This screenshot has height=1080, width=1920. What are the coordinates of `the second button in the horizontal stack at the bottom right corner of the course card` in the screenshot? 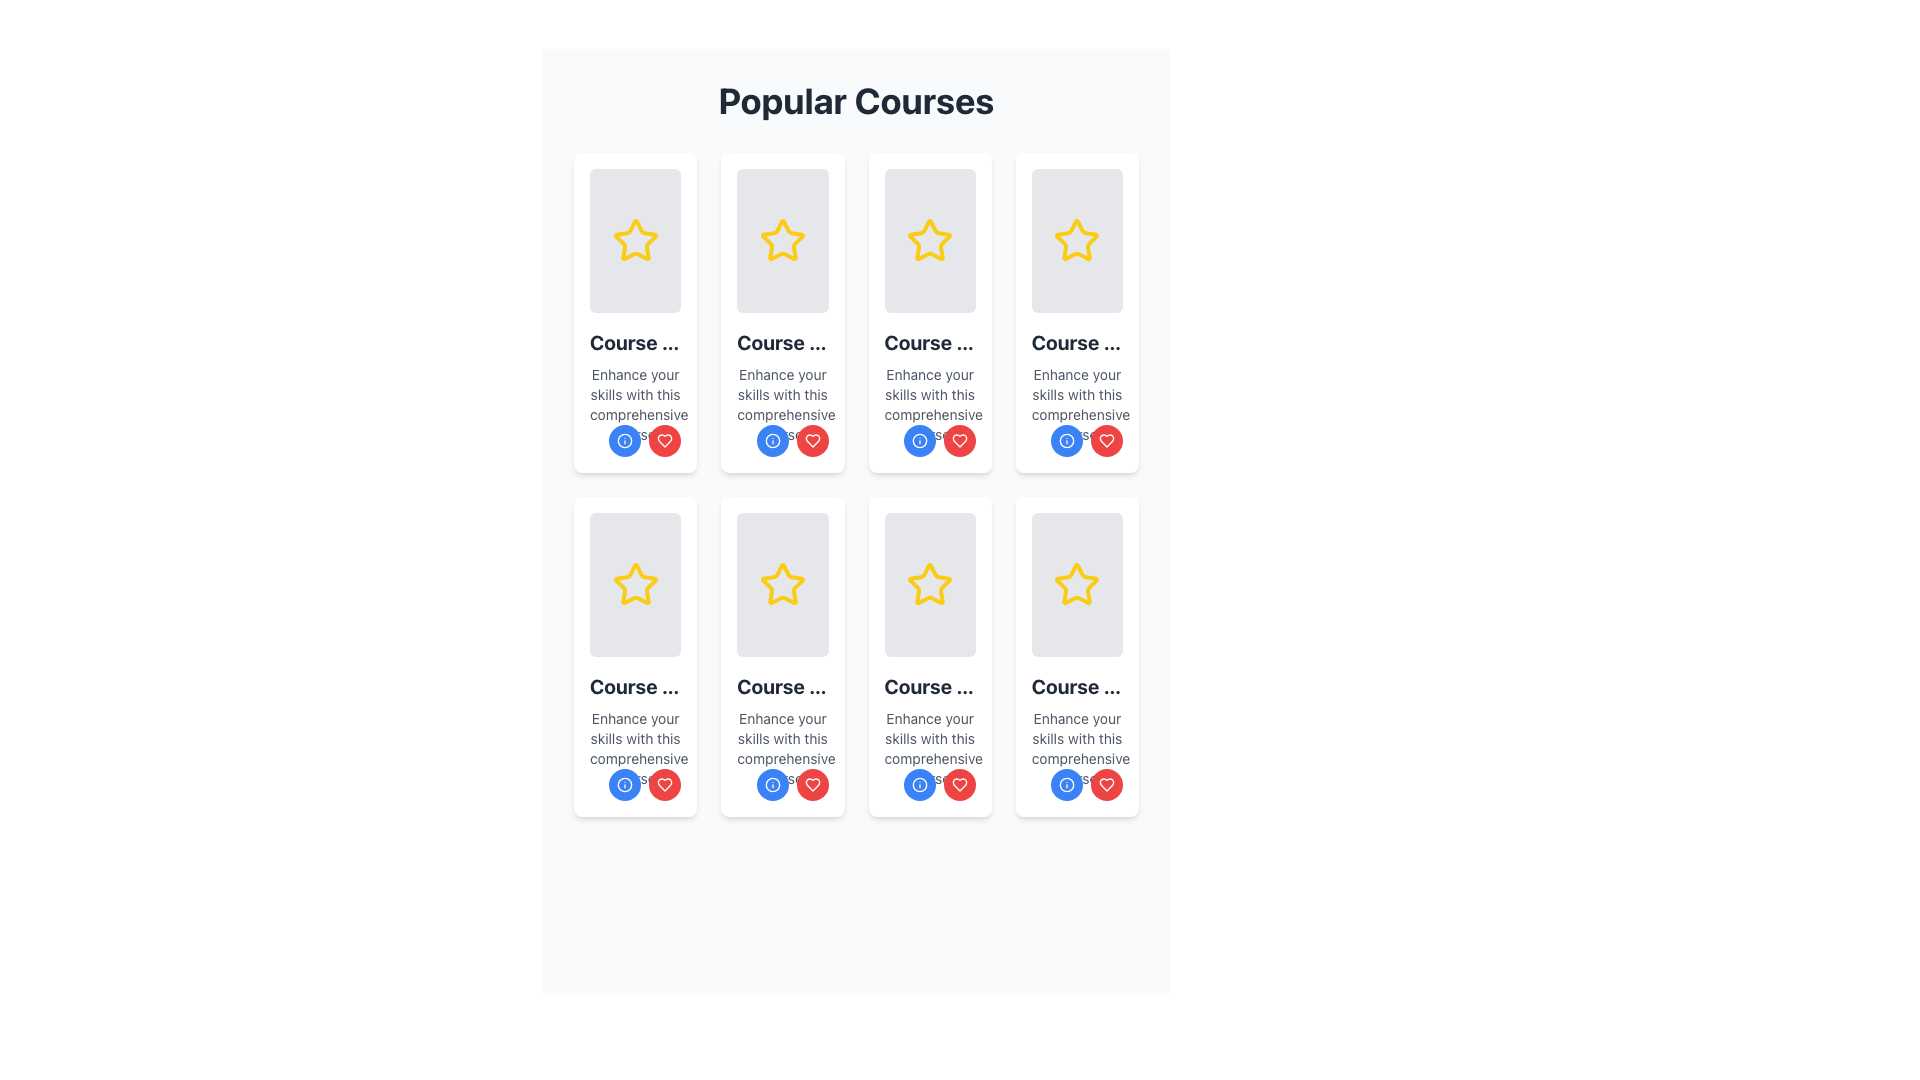 It's located at (938, 784).